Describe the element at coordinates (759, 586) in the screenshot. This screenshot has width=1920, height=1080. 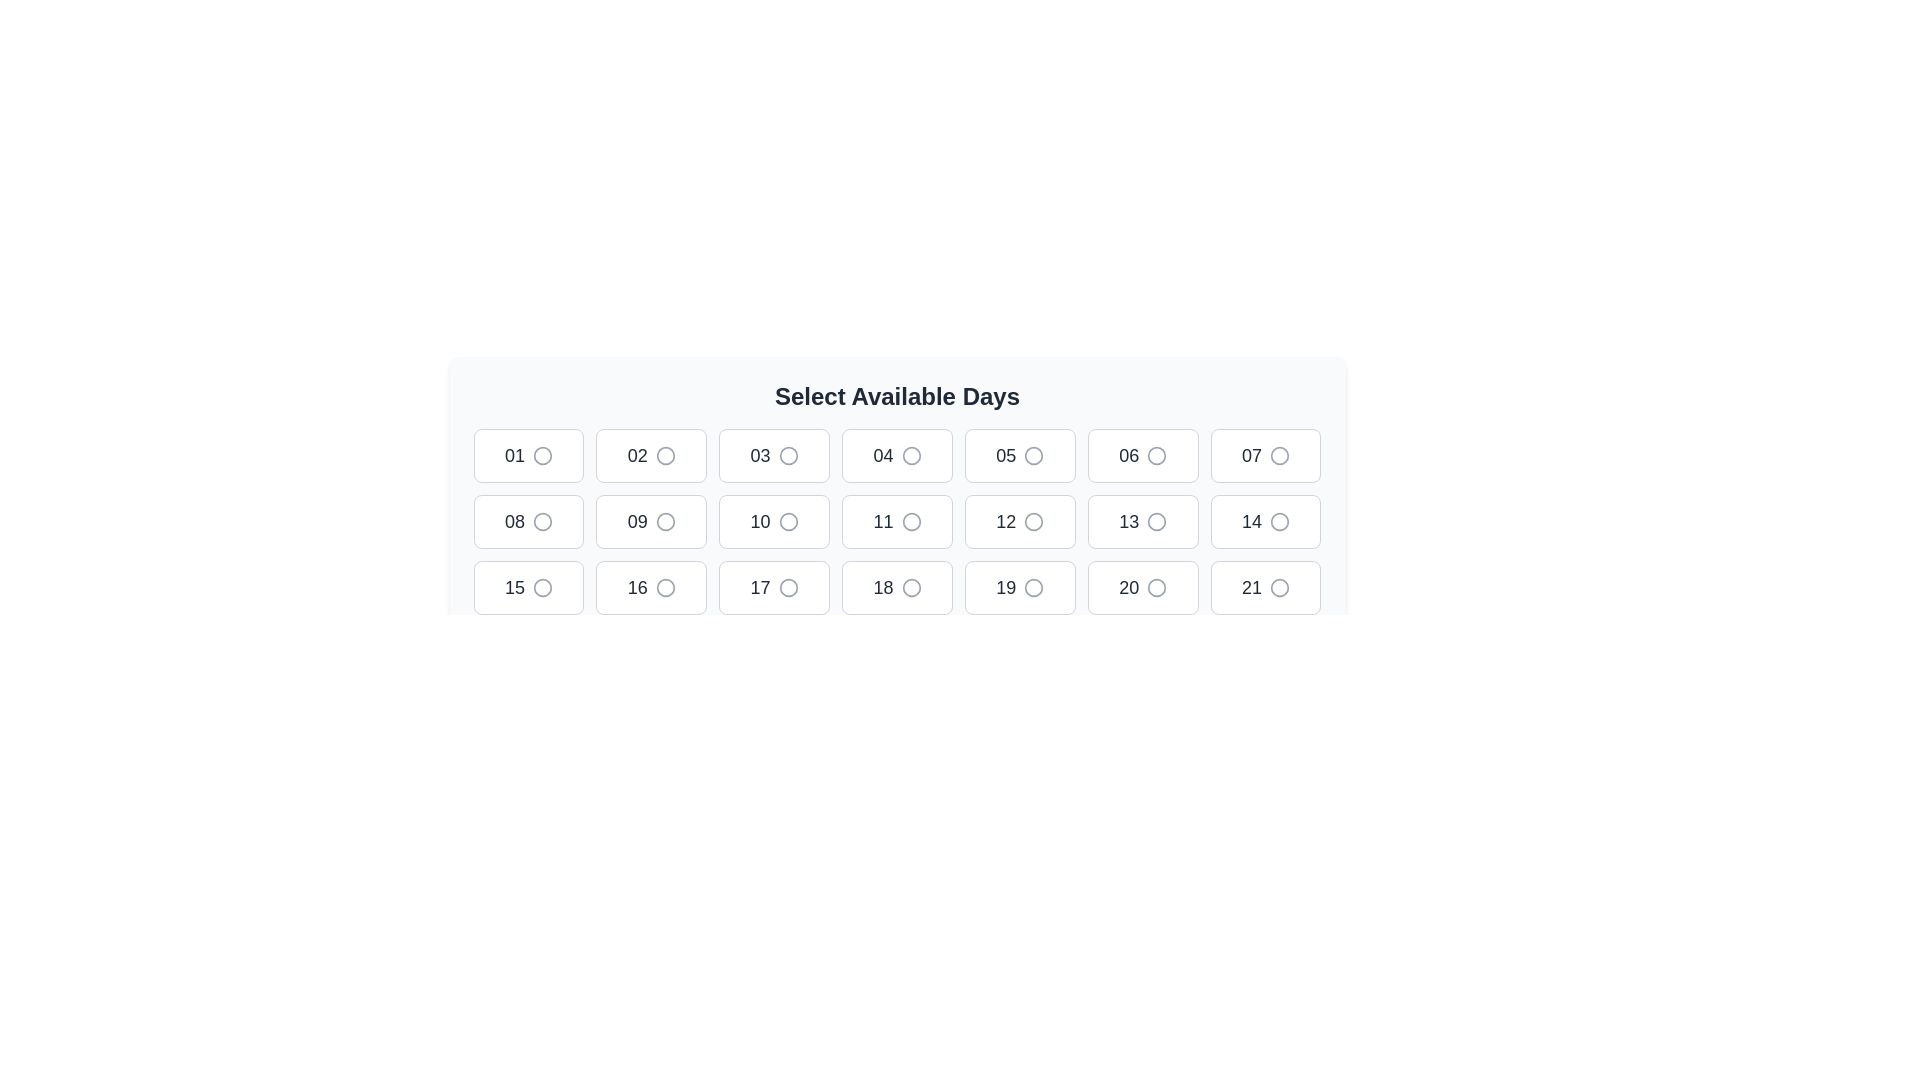
I see `the Text Display element that shows the number '17', located in the sixth box of the third row in a grid layout` at that location.